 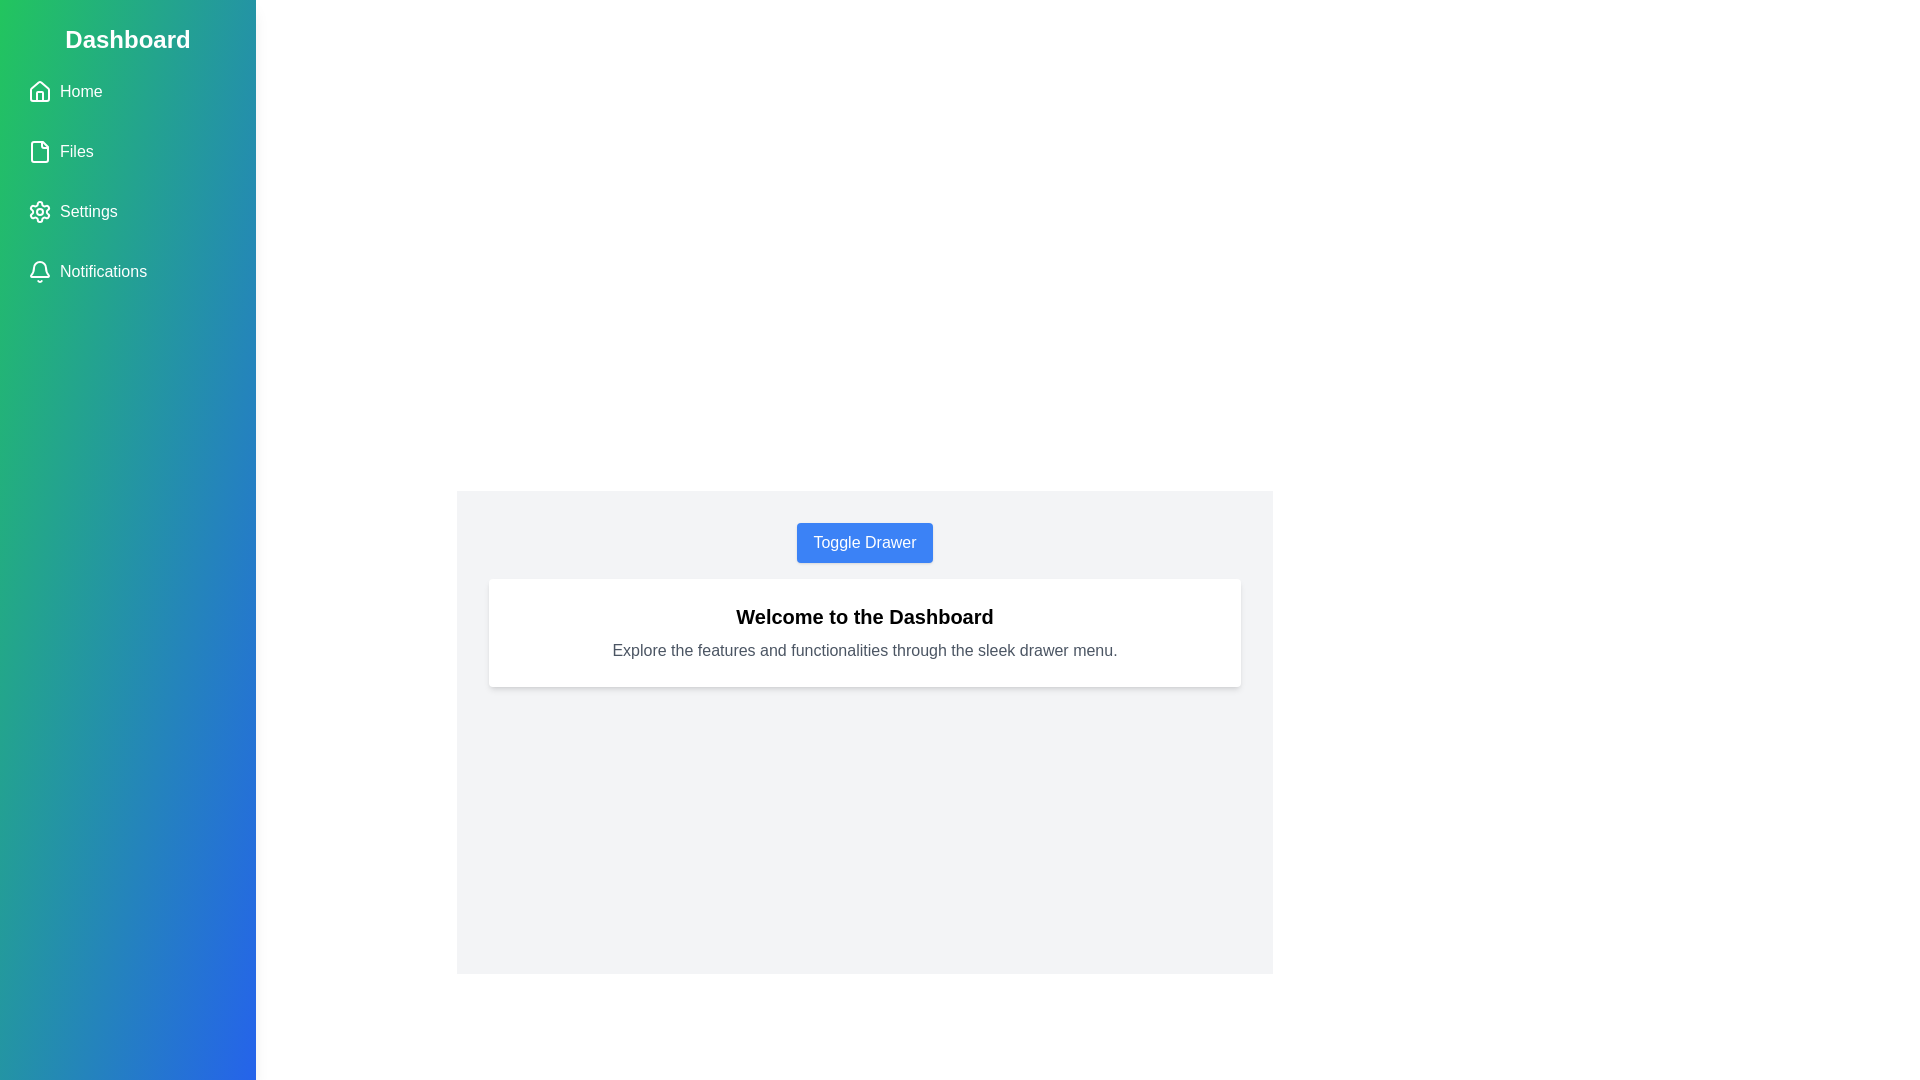 What do you see at coordinates (127, 272) in the screenshot?
I see `the menu item Notifications to navigate` at bounding box center [127, 272].